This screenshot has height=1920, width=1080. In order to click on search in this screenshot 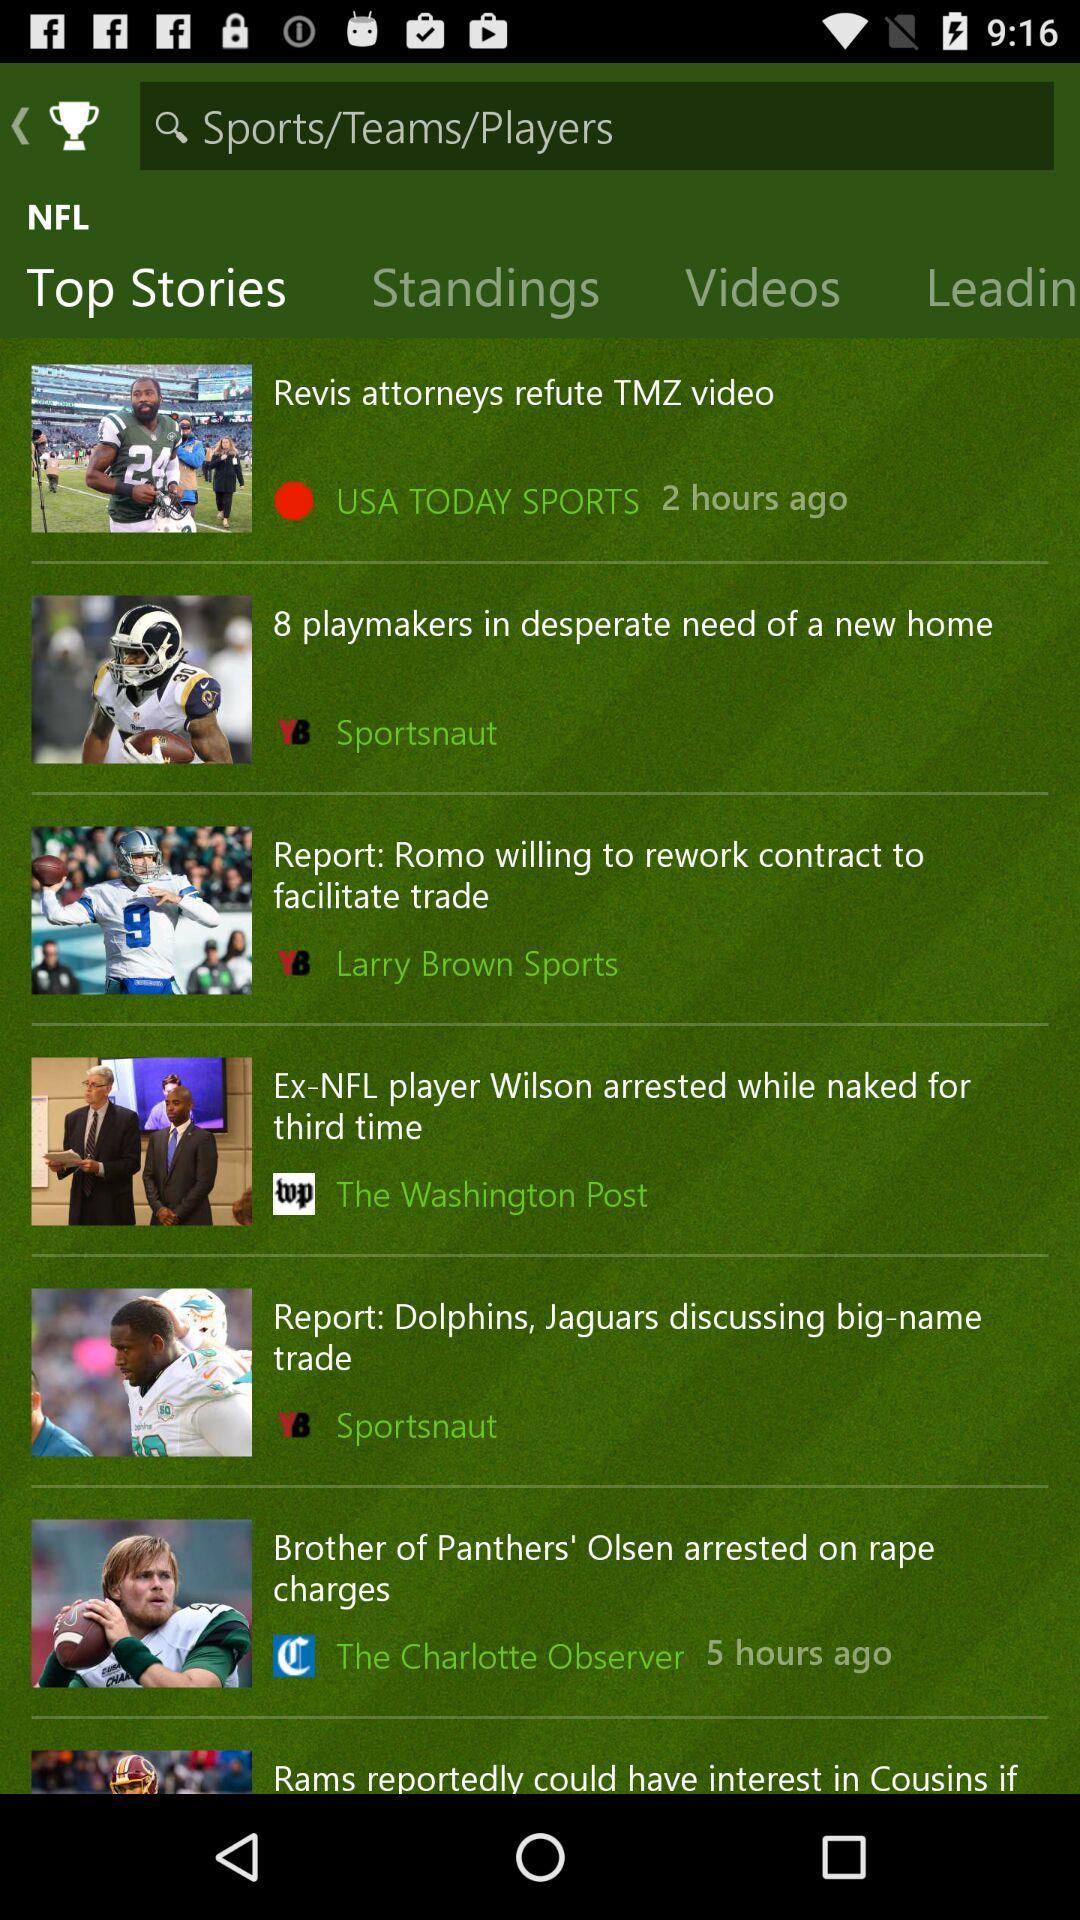, I will do `click(596, 124)`.